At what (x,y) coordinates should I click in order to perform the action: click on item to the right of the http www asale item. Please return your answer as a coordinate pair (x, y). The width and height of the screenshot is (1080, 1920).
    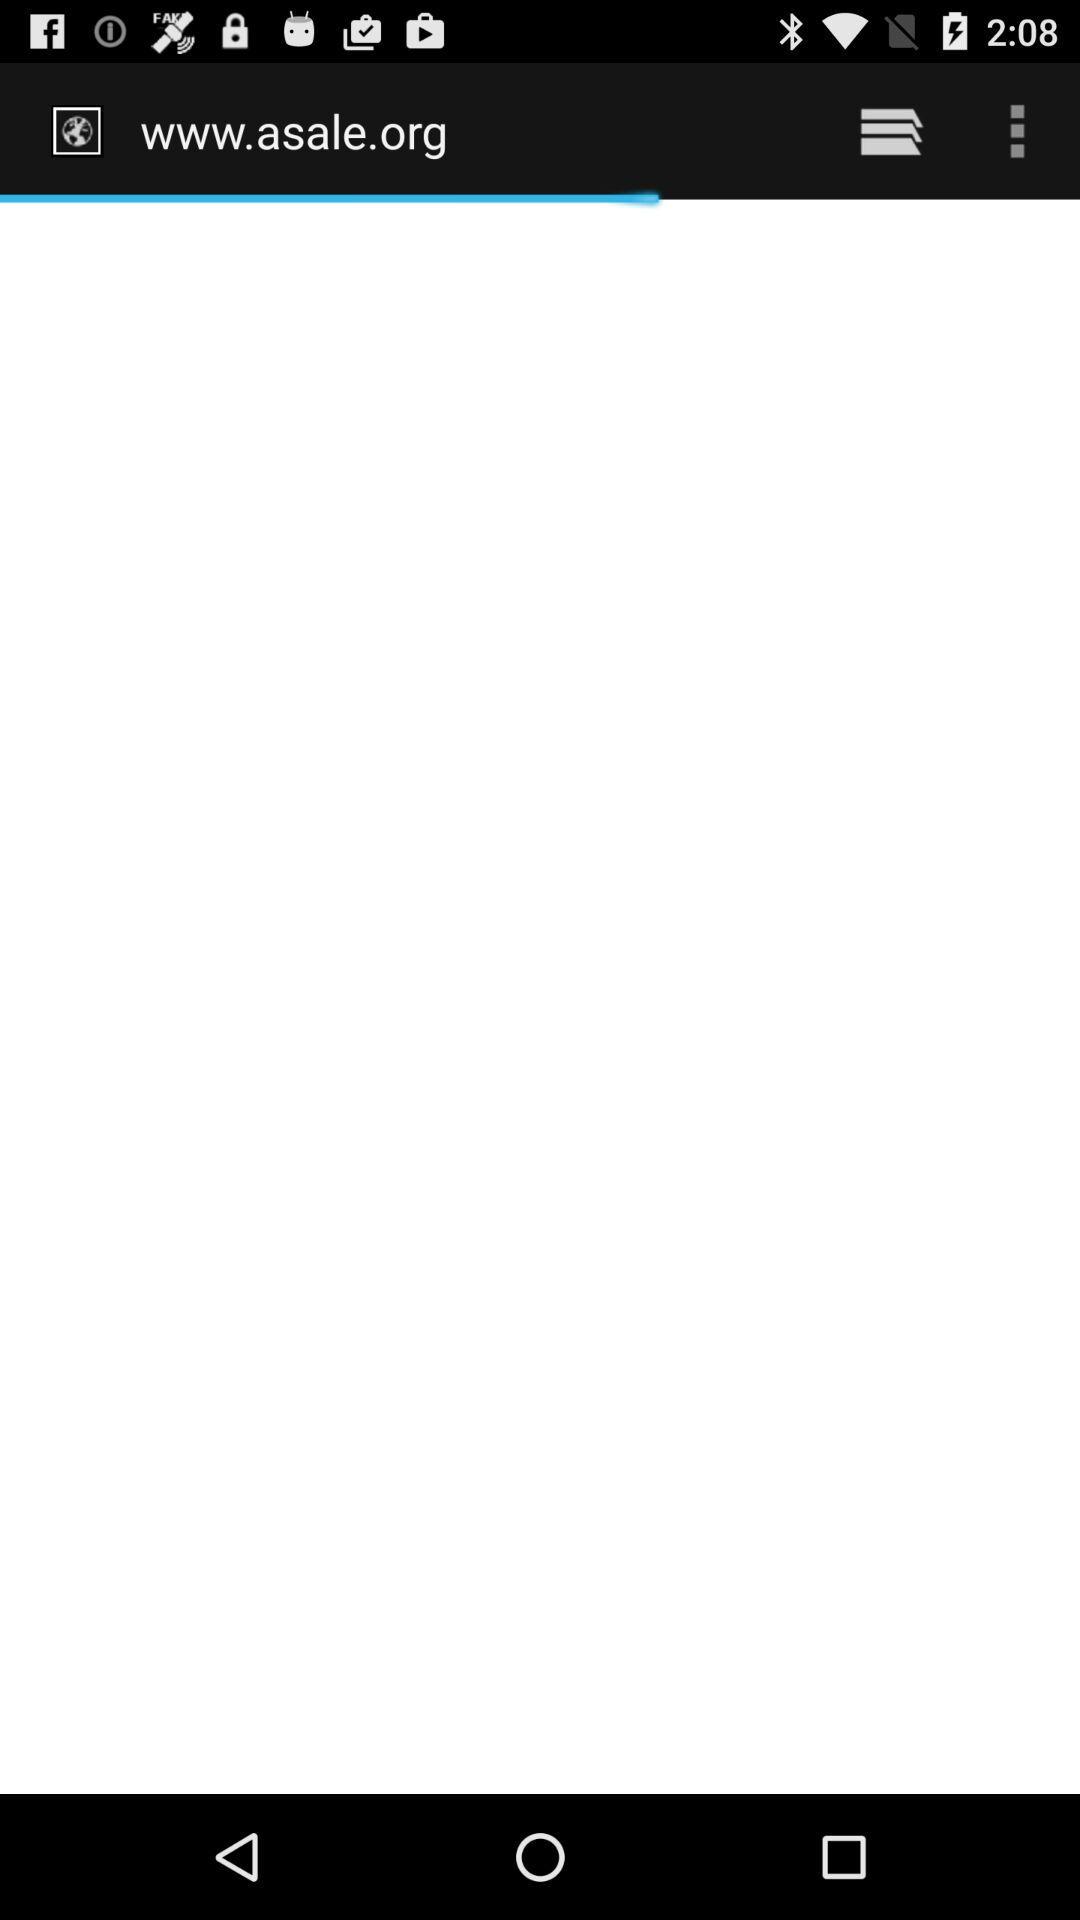
    Looking at the image, I should click on (890, 130).